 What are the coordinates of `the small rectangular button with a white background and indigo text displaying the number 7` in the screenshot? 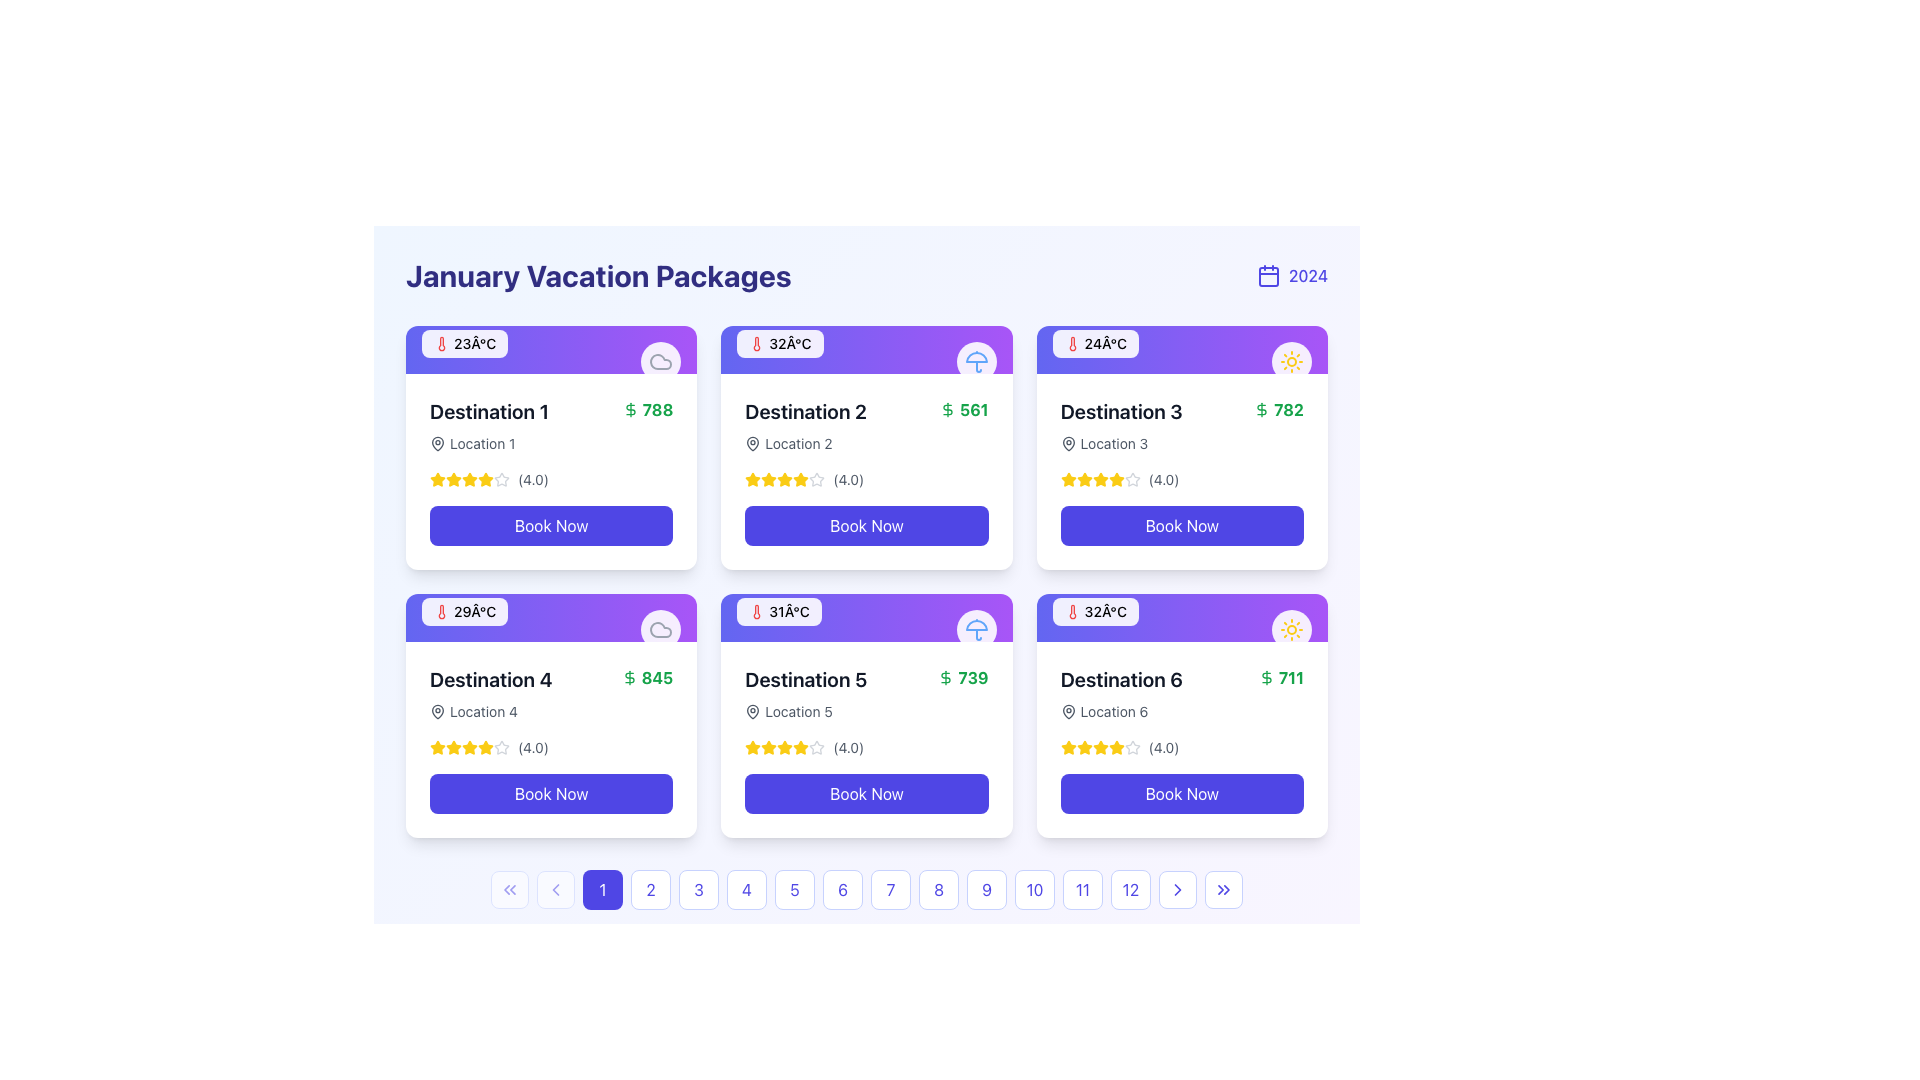 It's located at (890, 889).